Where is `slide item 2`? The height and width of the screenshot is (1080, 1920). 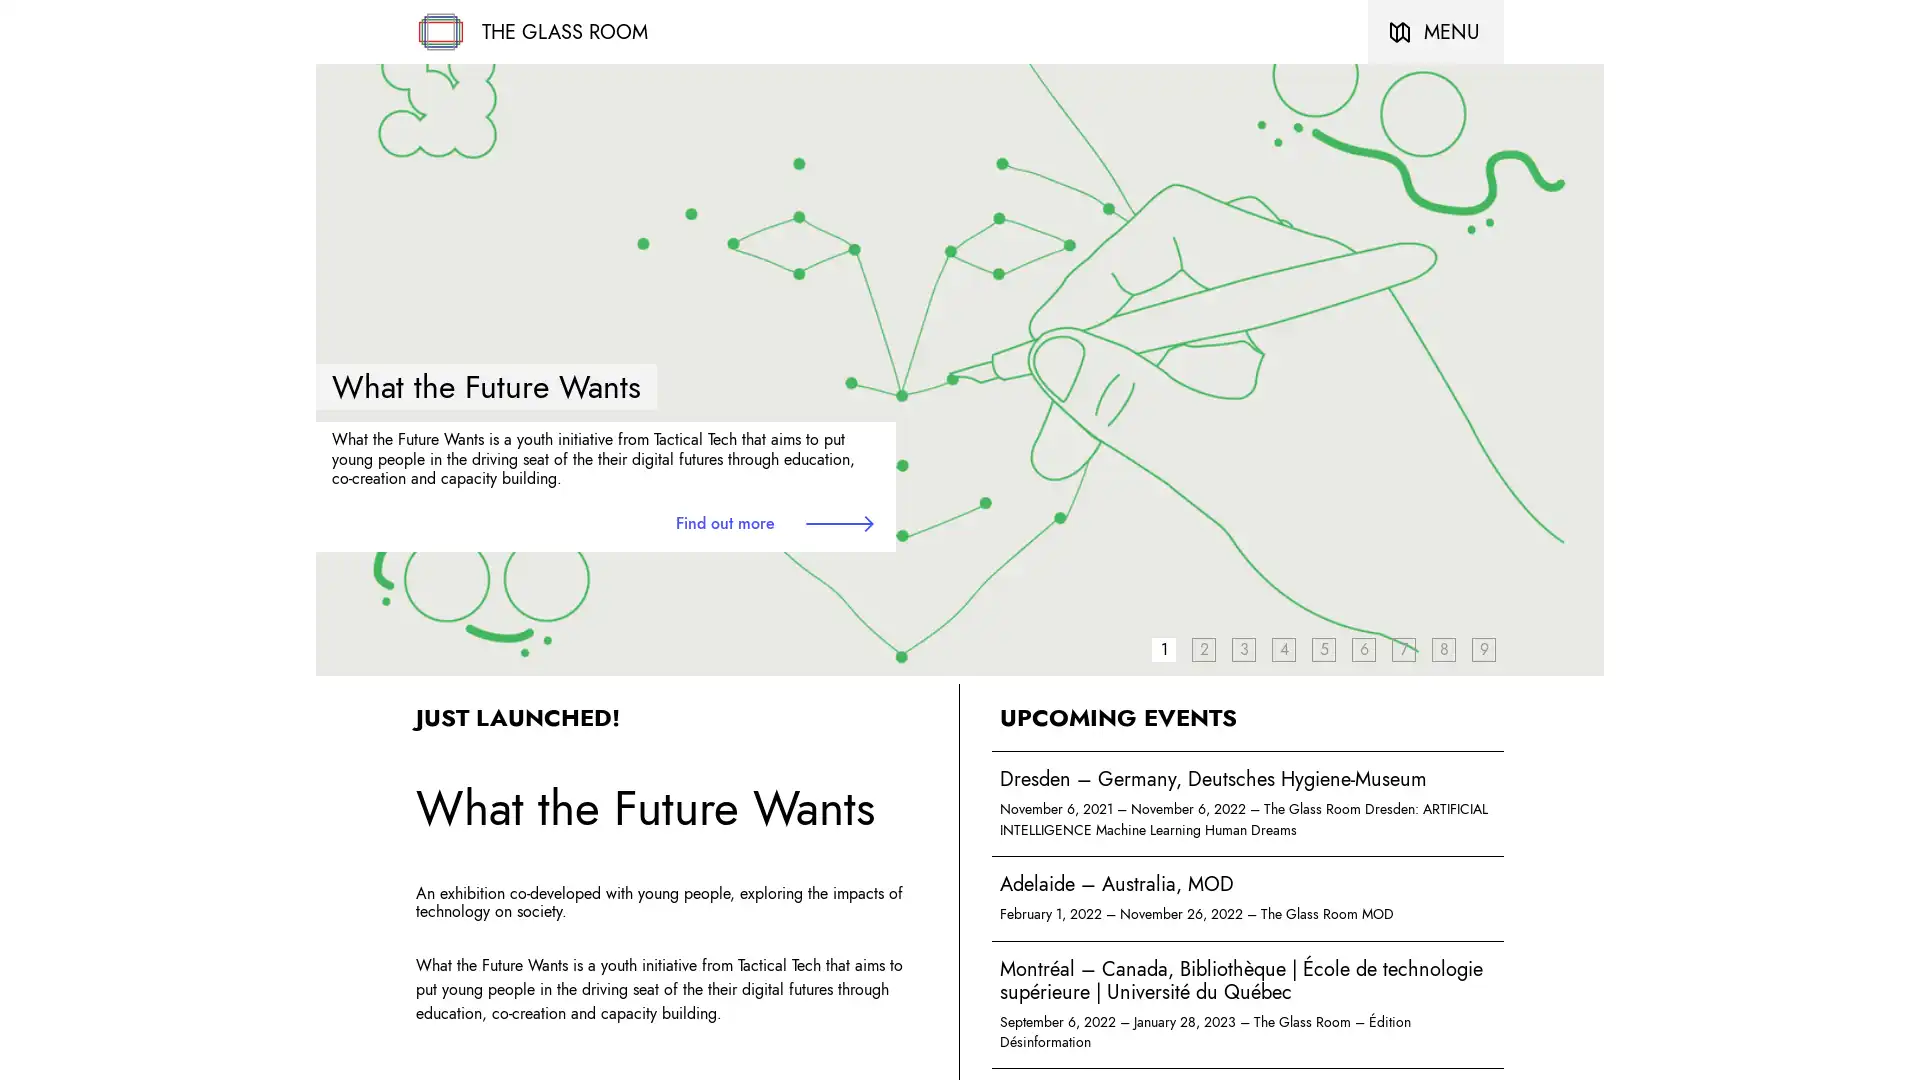
slide item 2 is located at coordinates (1203, 648).